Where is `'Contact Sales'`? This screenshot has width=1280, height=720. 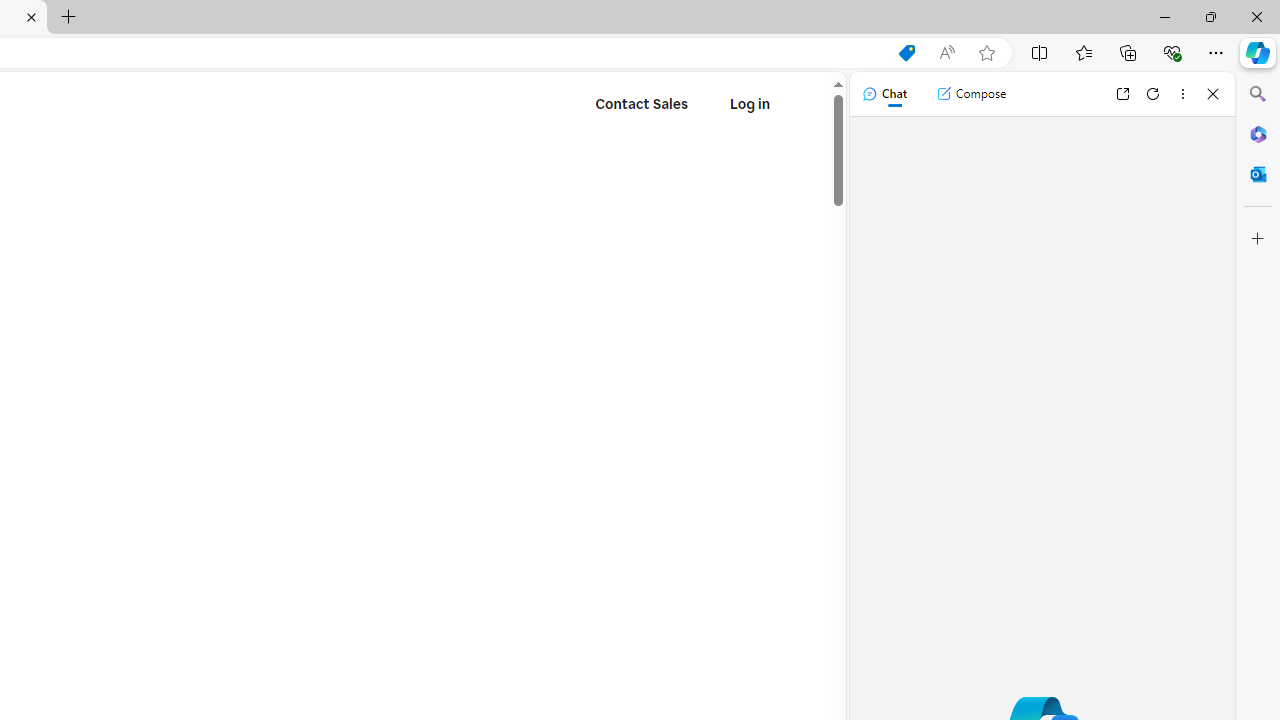
'Contact Sales' is located at coordinates (641, 104).